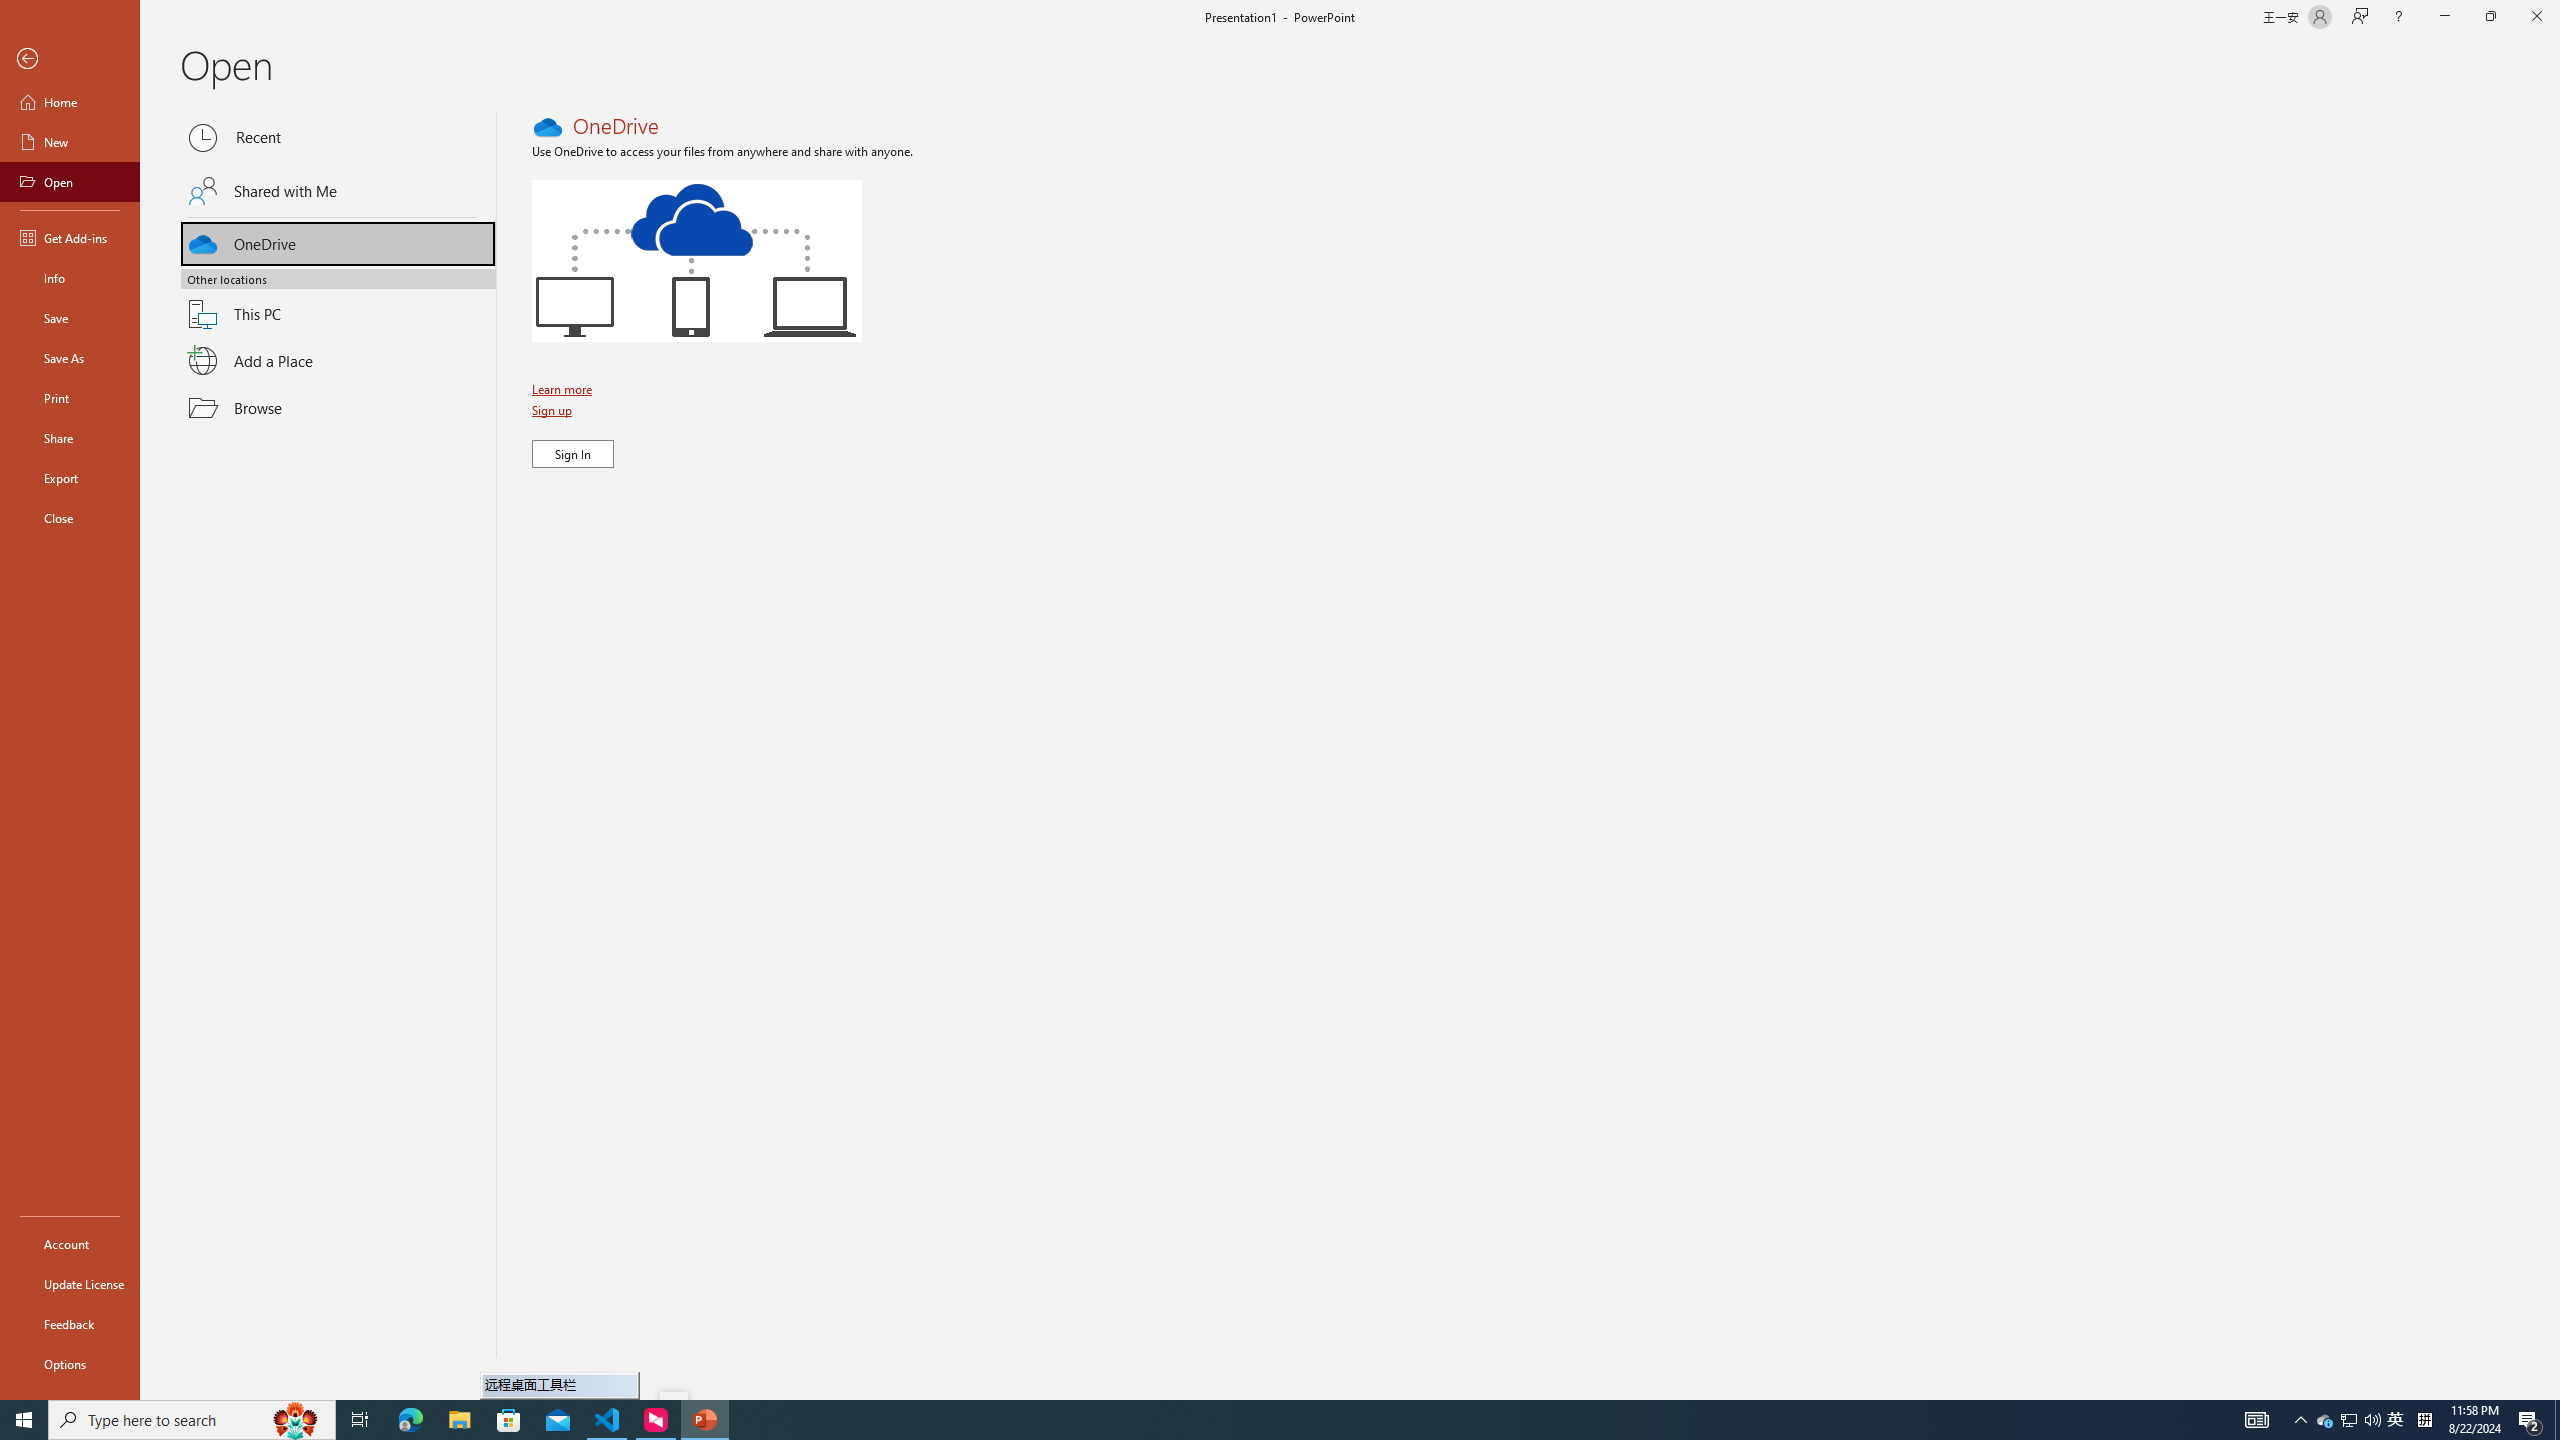 This screenshot has height=1440, width=2560. I want to click on 'Browse', so click(338, 407).